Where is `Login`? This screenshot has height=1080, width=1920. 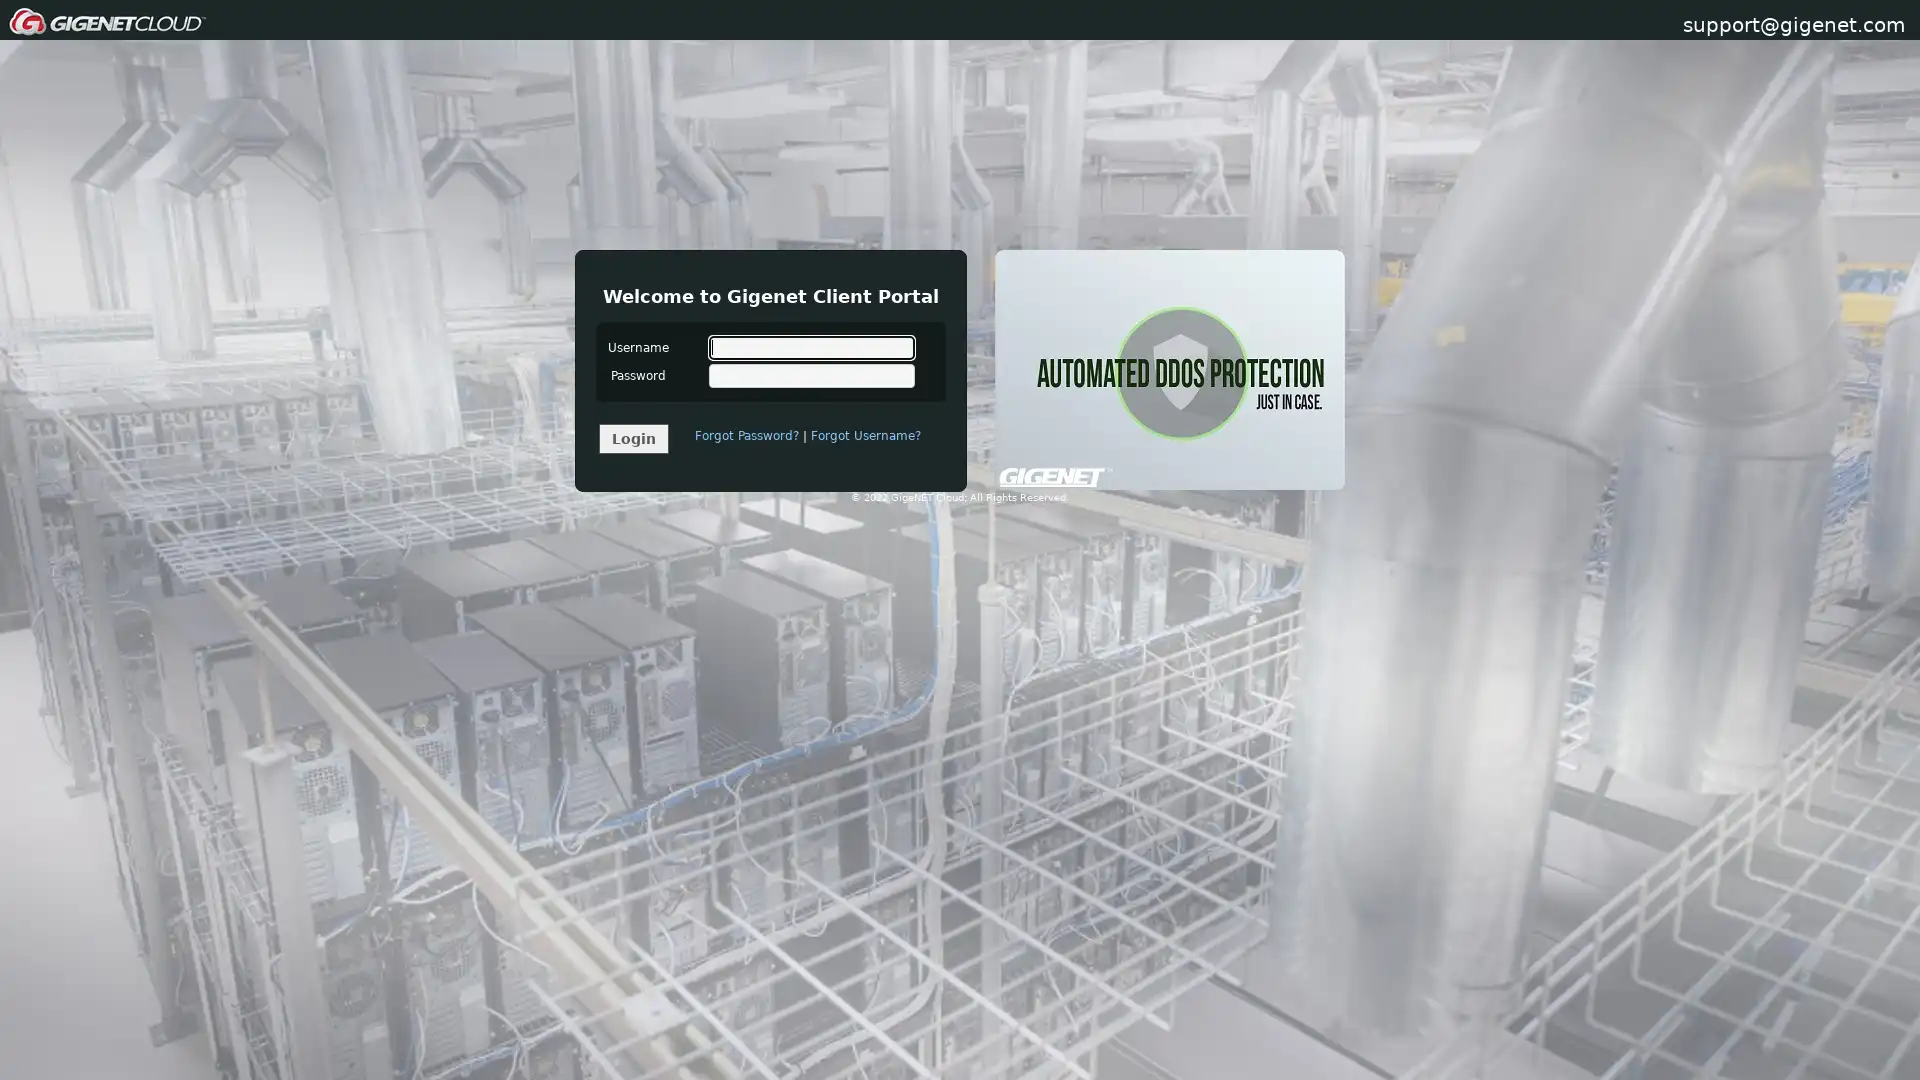
Login is located at coordinates (632, 437).